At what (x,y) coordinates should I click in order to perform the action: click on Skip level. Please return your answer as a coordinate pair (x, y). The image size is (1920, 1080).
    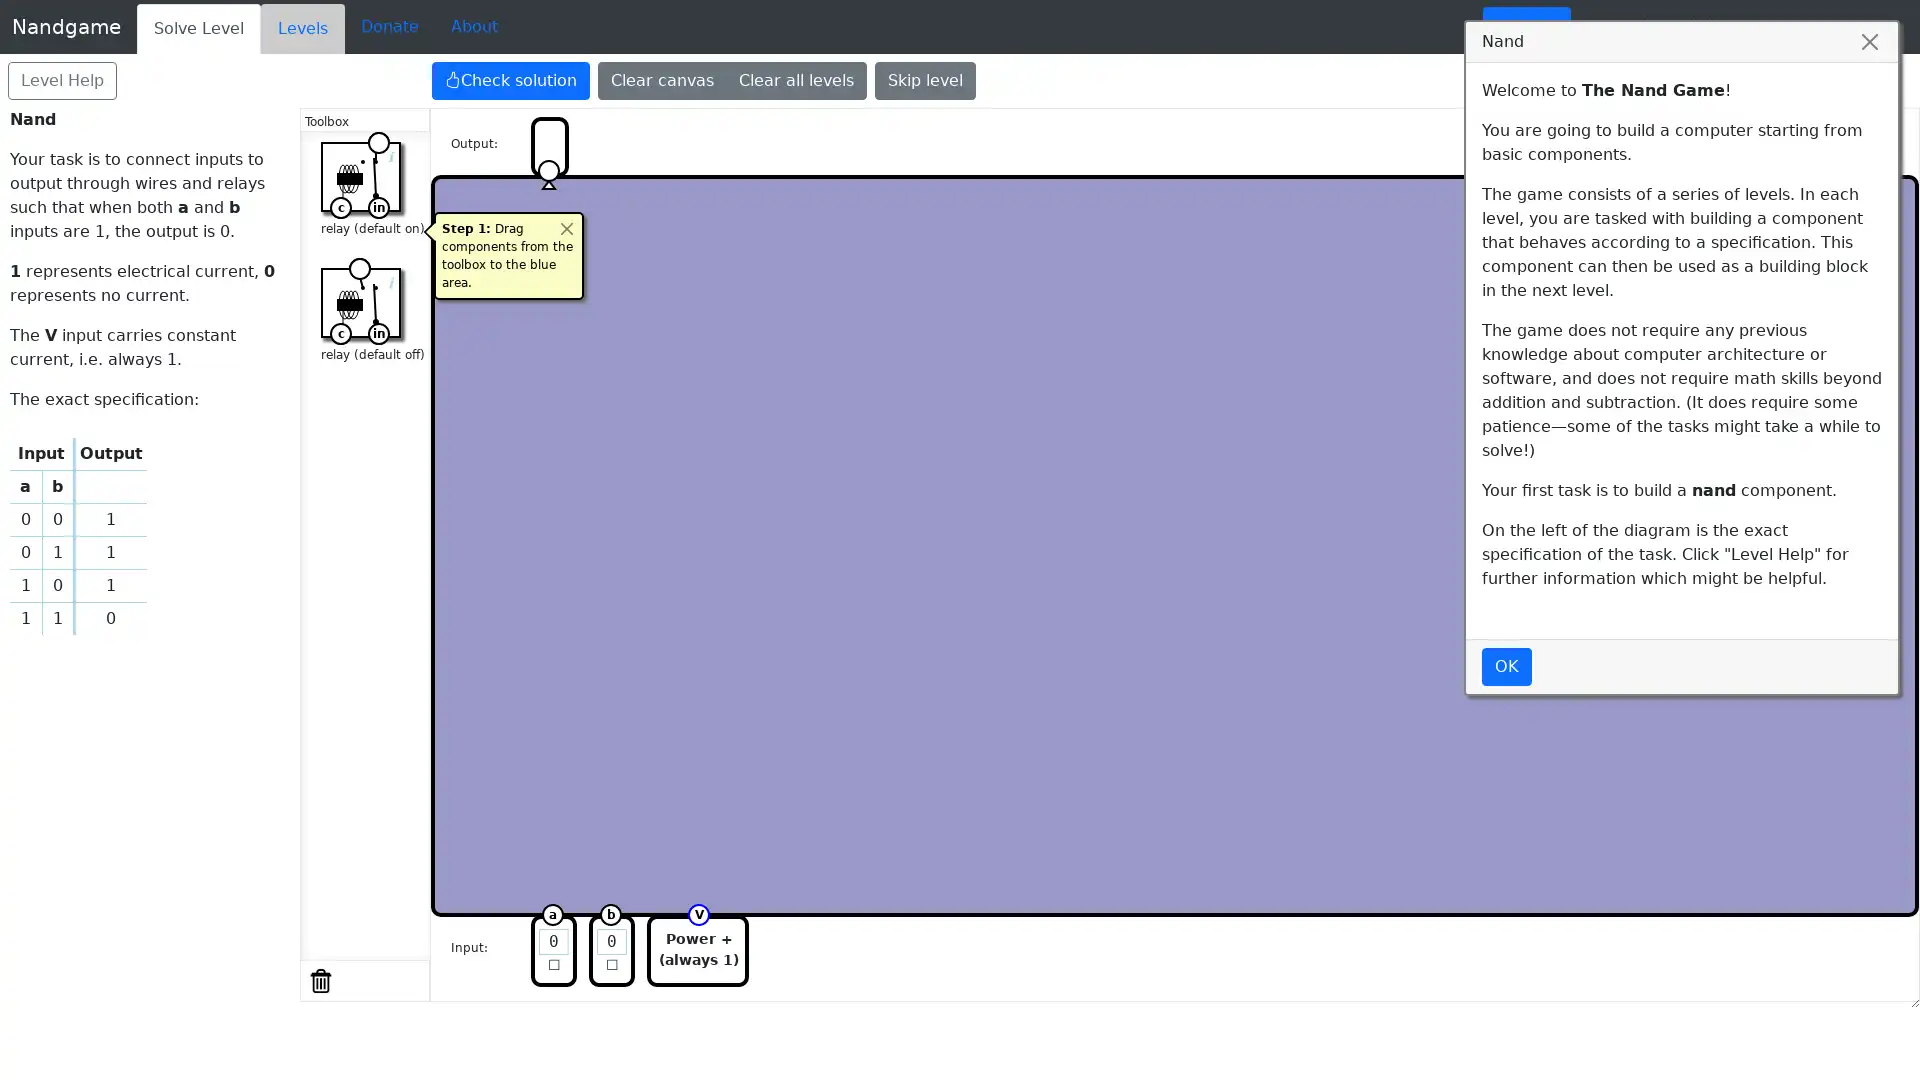
    Looking at the image, I should click on (924, 80).